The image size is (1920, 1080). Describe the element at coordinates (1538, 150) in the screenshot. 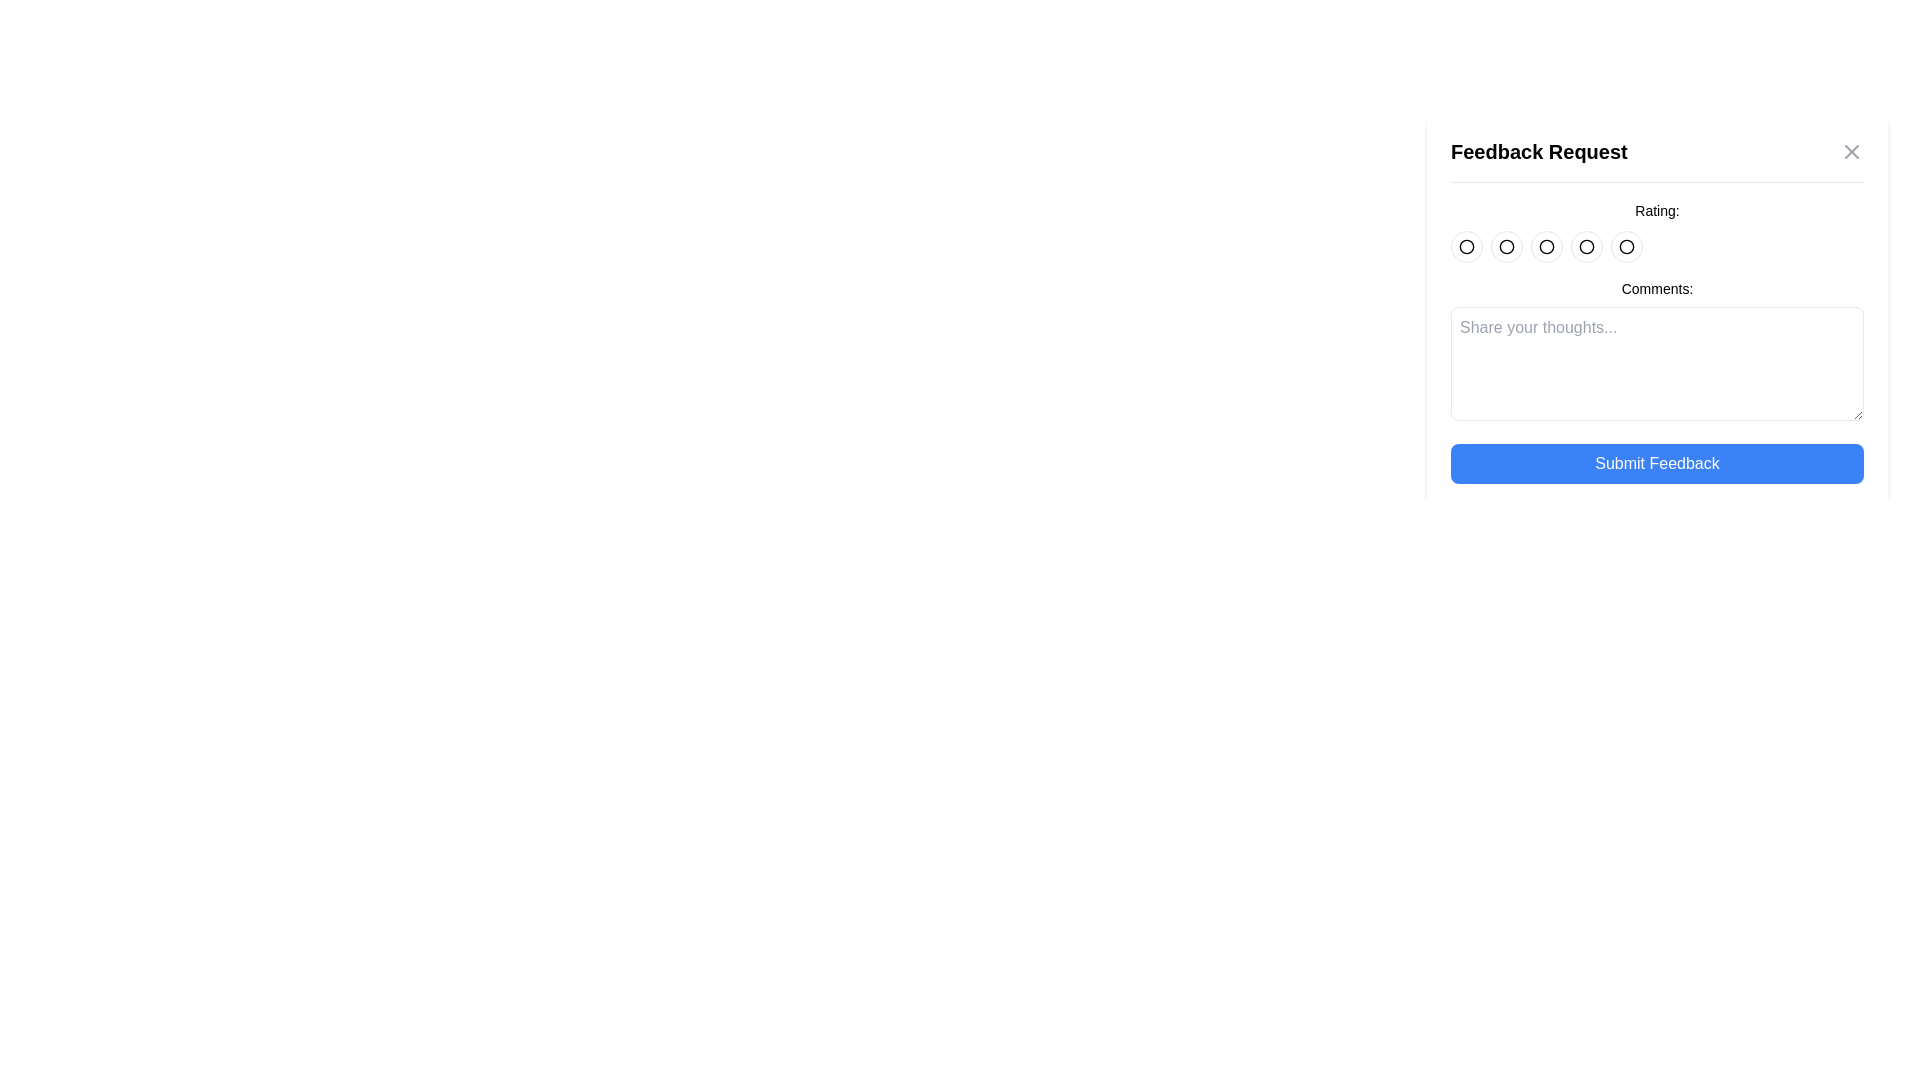

I see `text 'Feedback Request' located in the top-left corner of the feedback form interface's header section` at that location.